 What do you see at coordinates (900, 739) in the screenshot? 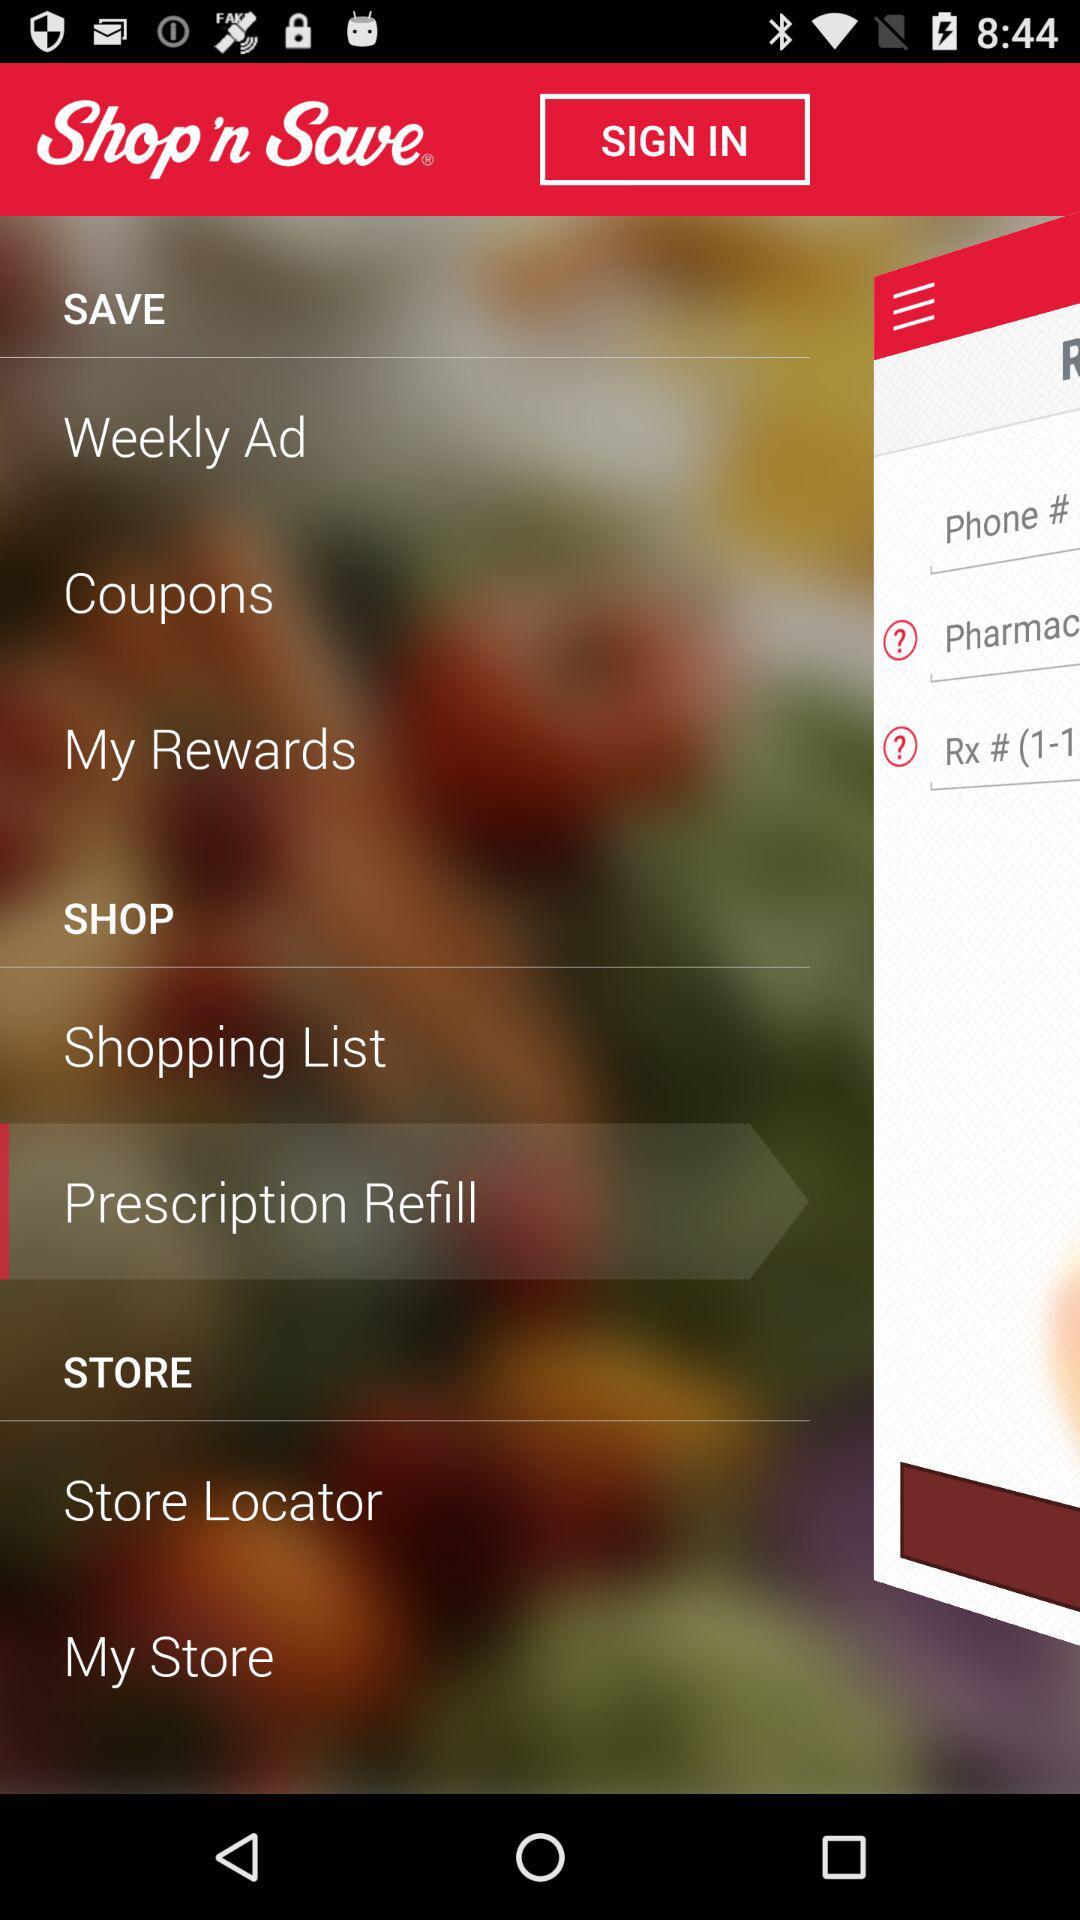
I see `info about prescription` at bounding box center [900, 739].